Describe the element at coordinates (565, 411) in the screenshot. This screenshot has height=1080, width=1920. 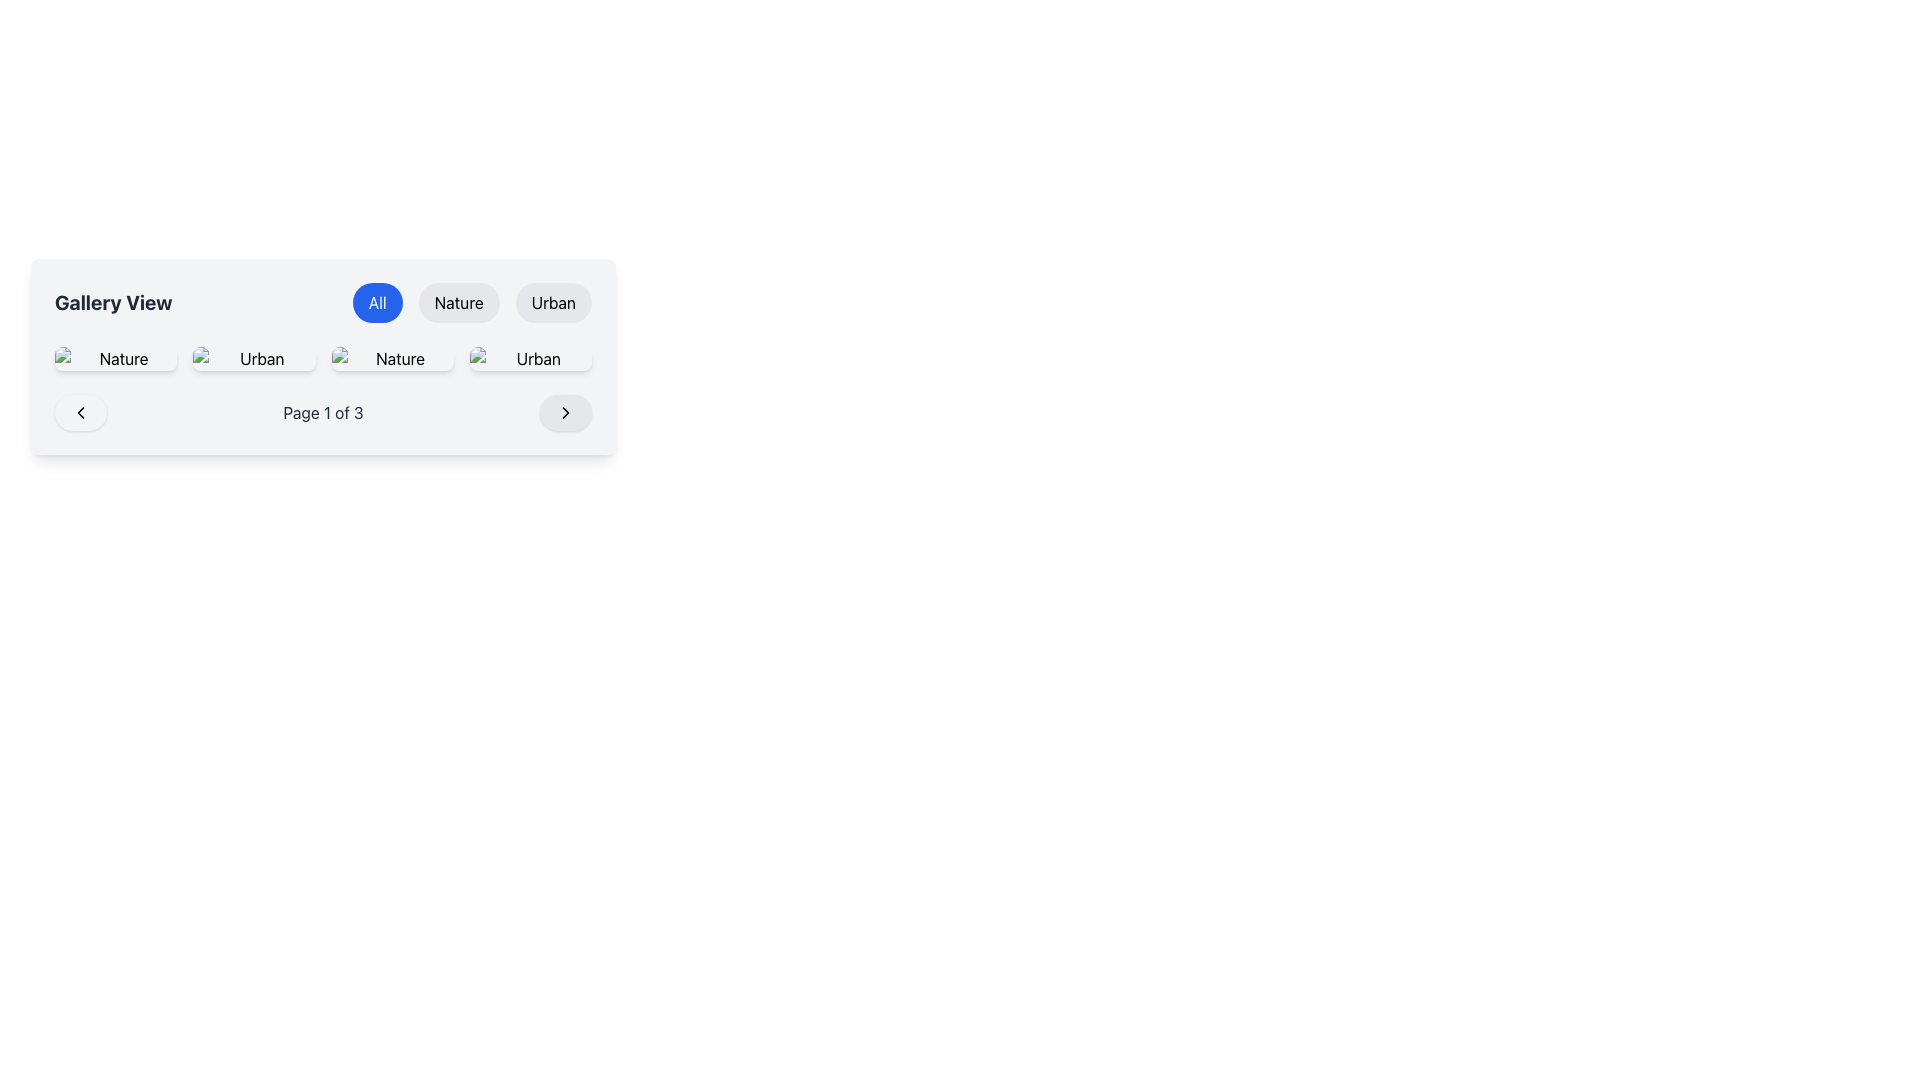
I see `the circular button with a gray background and a right-facing black arrow icon to proceed to the next page` at that location.